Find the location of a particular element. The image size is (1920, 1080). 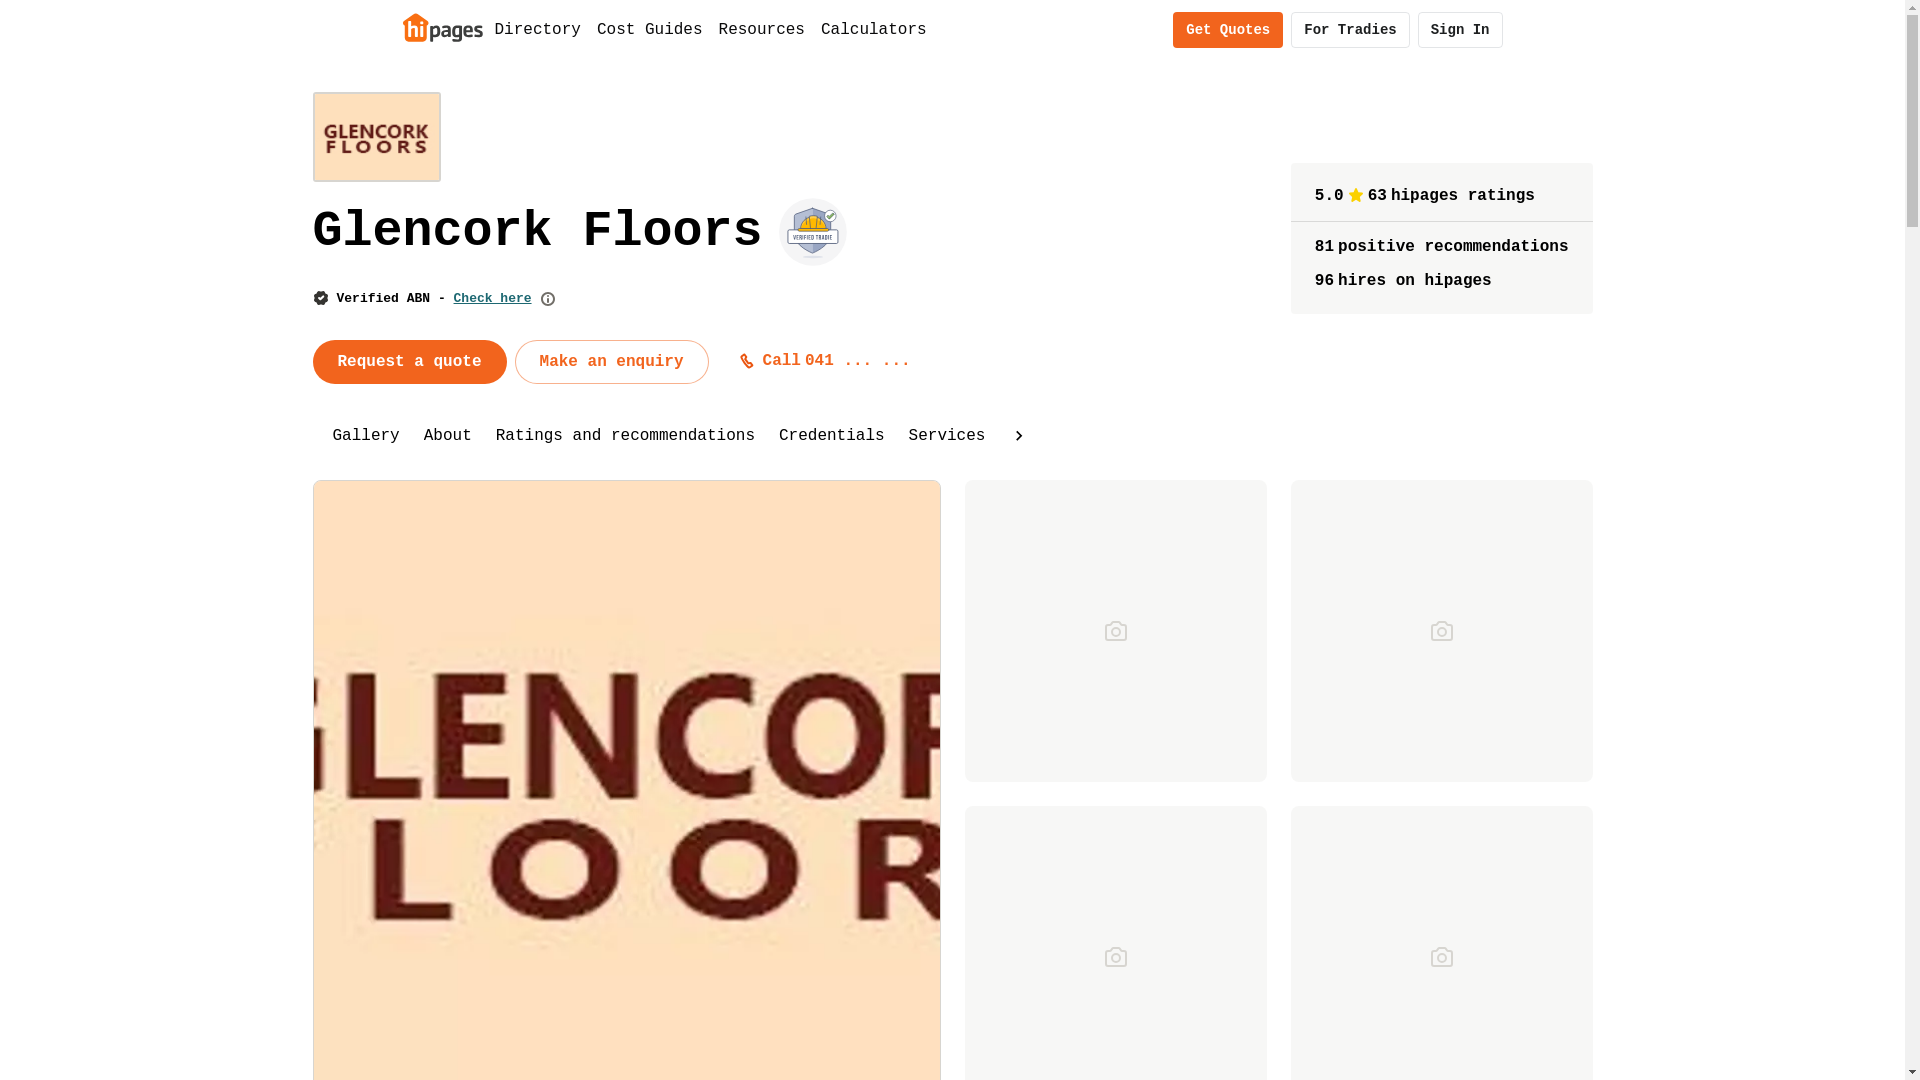

'Request a quote' is located at coordinates (407, 362).